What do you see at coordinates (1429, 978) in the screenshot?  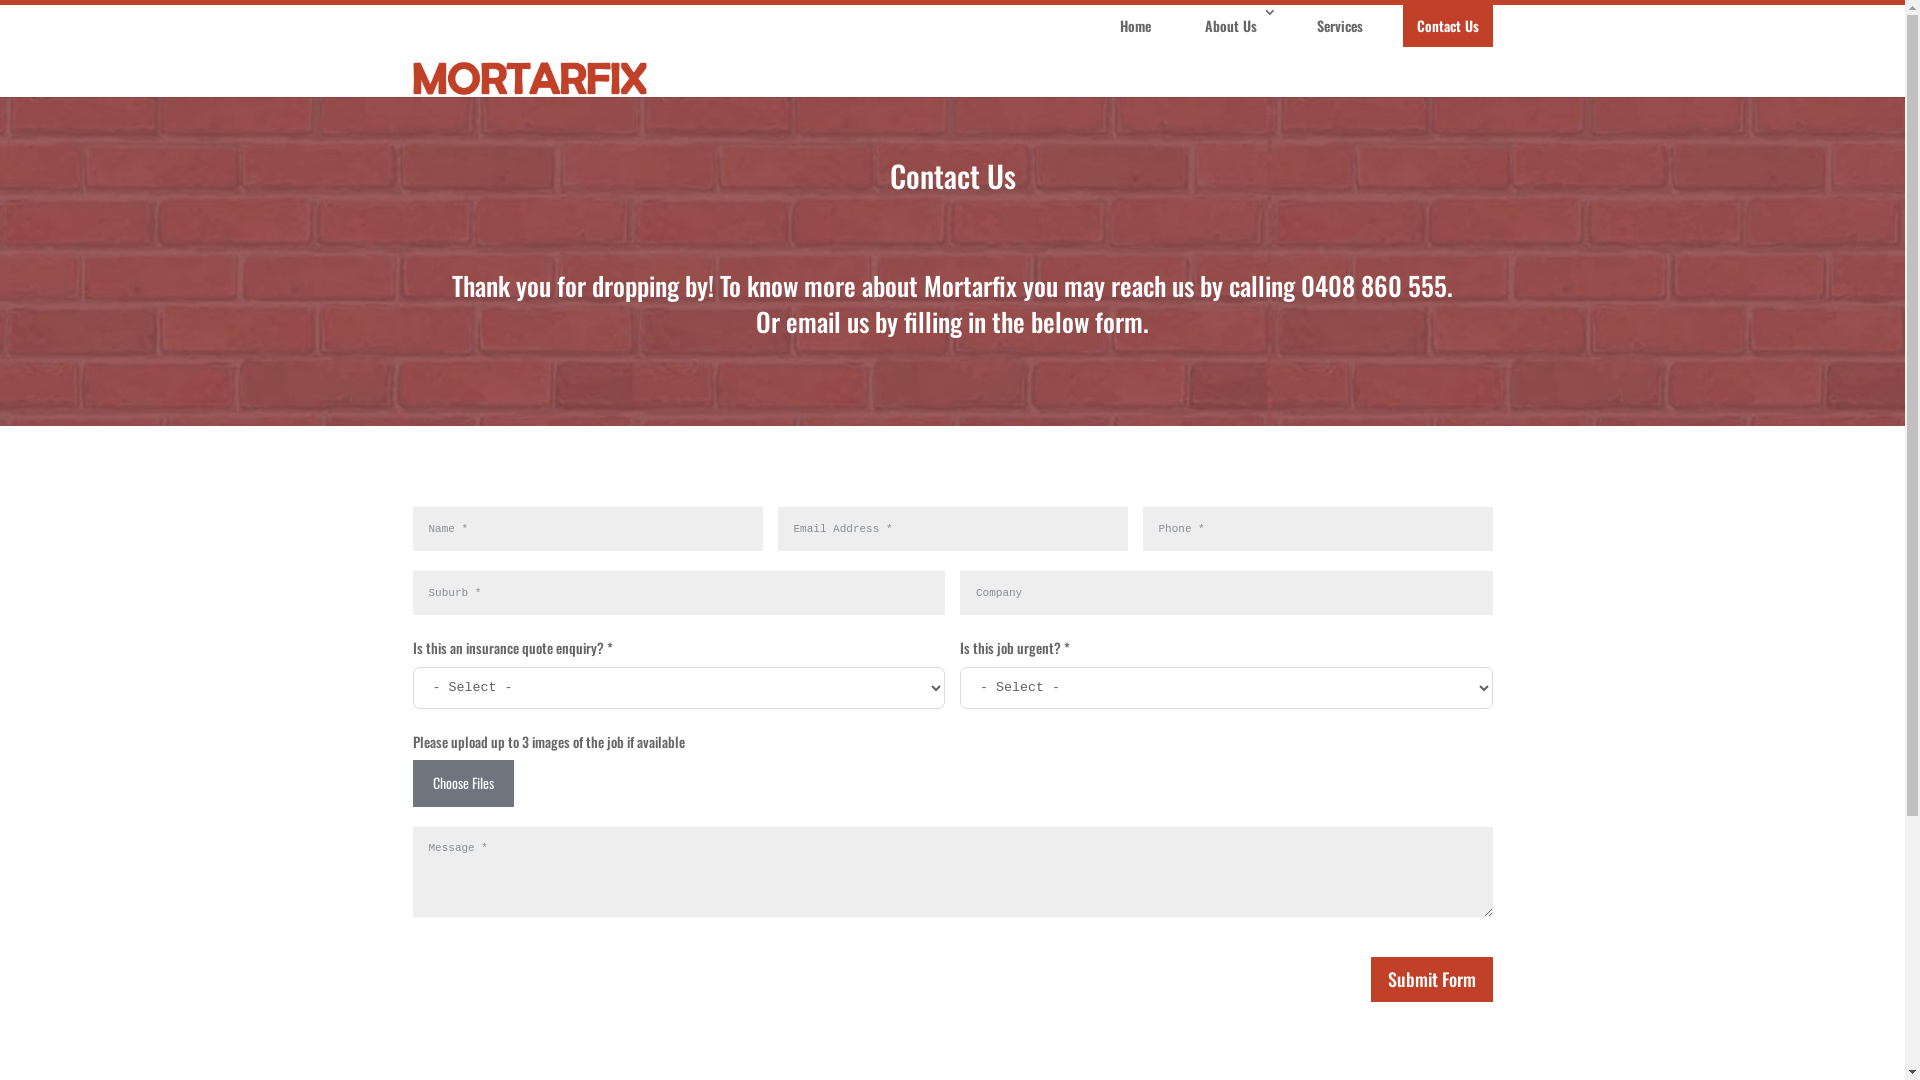 I see `'Submit Form'` at bounding box center [1429, 978].